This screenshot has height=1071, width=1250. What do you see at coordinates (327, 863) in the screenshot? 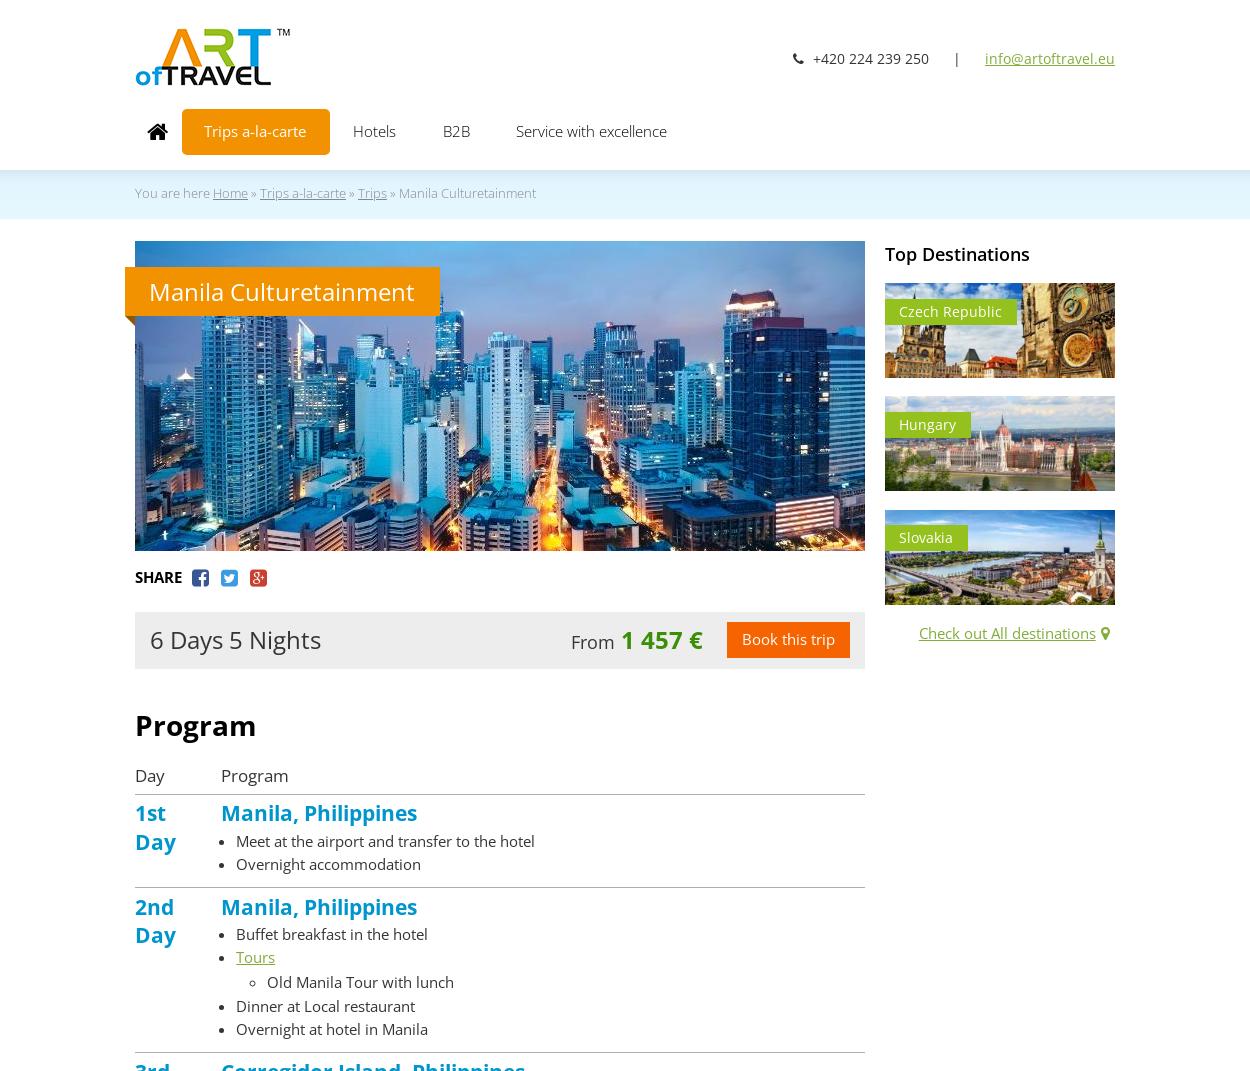
I see `'Overnight accommodation'` at bounding box center [327, 863].